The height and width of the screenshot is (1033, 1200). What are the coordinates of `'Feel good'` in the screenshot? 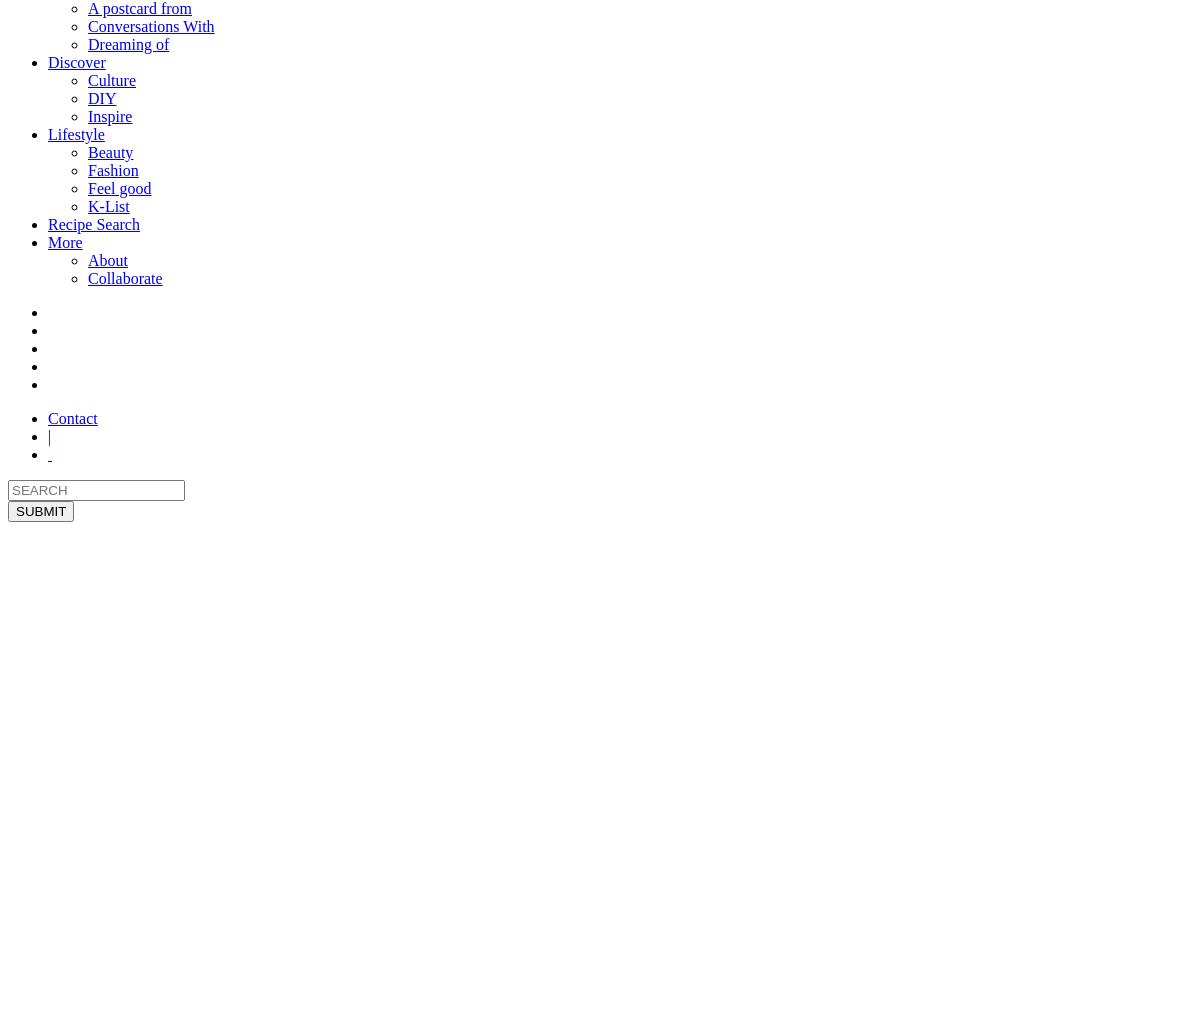 It's located at (119, 187).